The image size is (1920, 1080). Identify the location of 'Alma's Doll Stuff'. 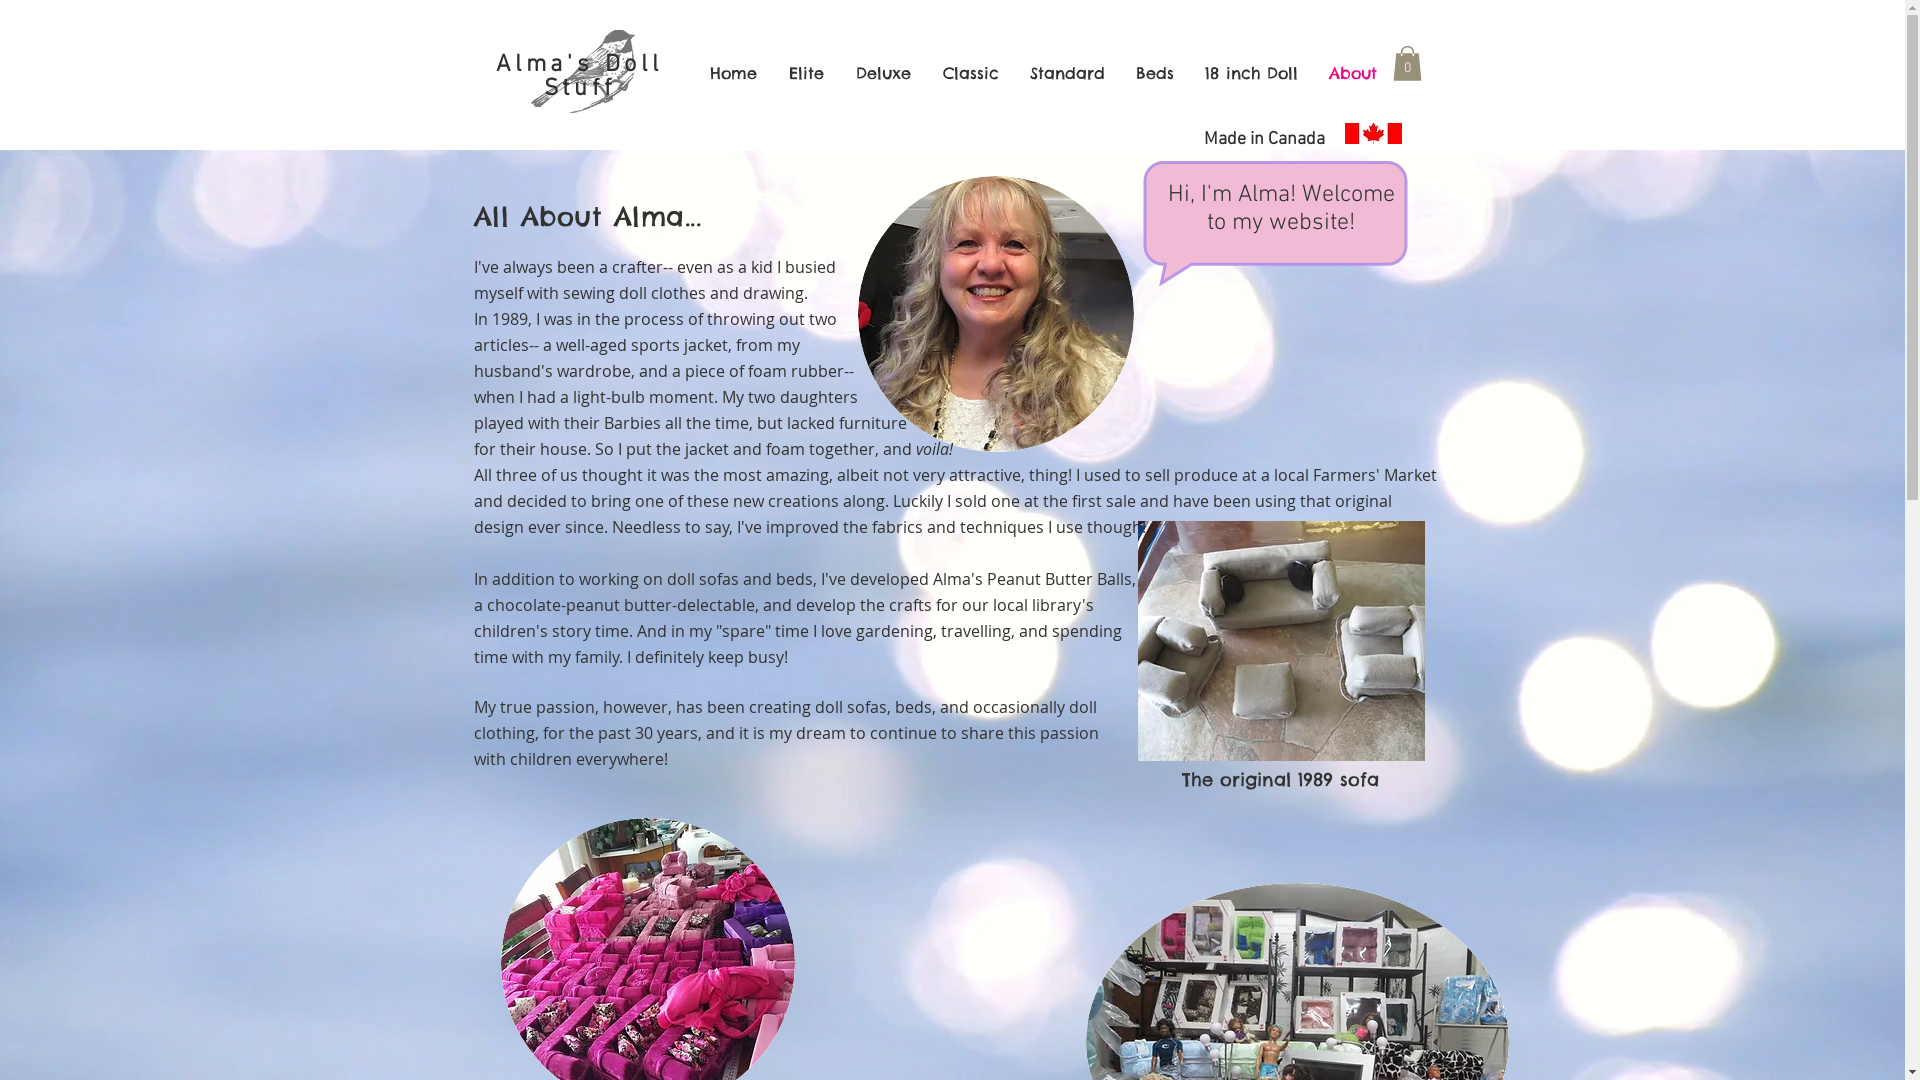
(578, 76).